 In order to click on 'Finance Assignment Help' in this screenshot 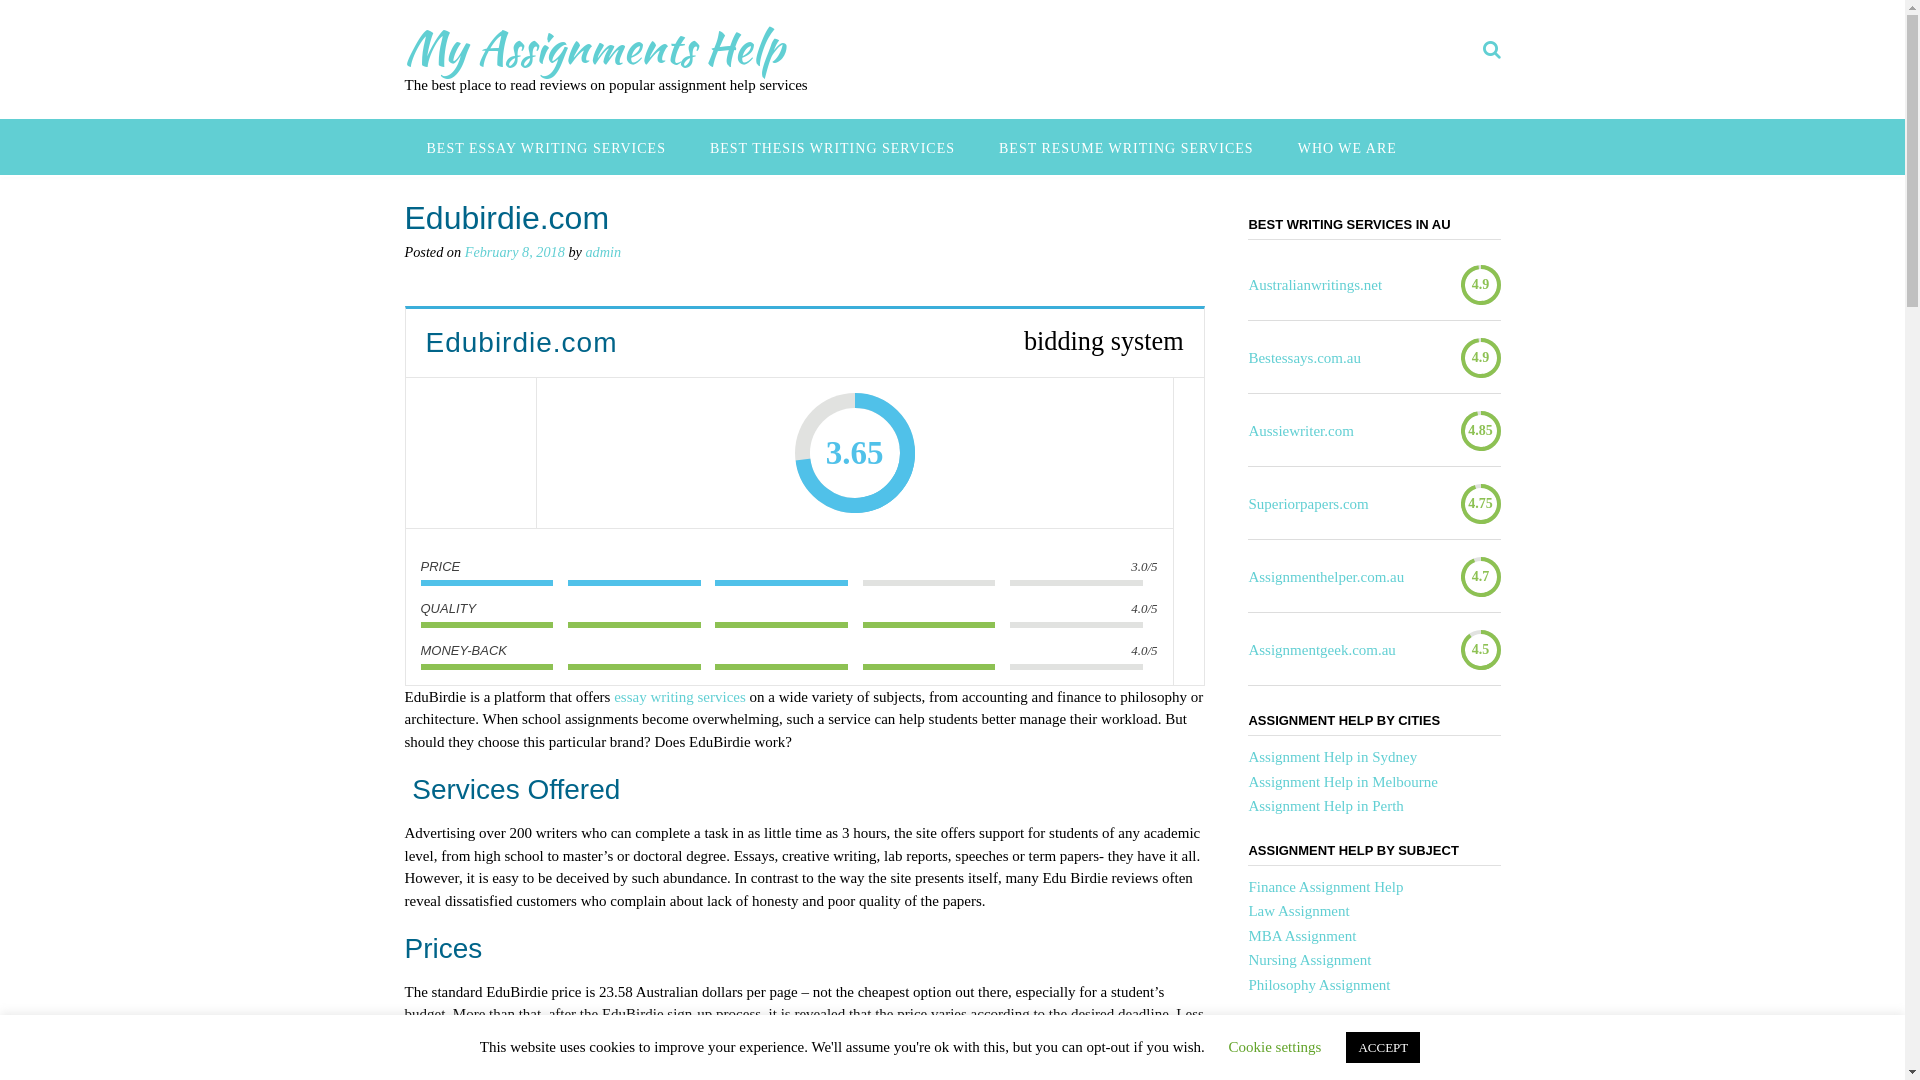, I will do `click(1325, 885)`.